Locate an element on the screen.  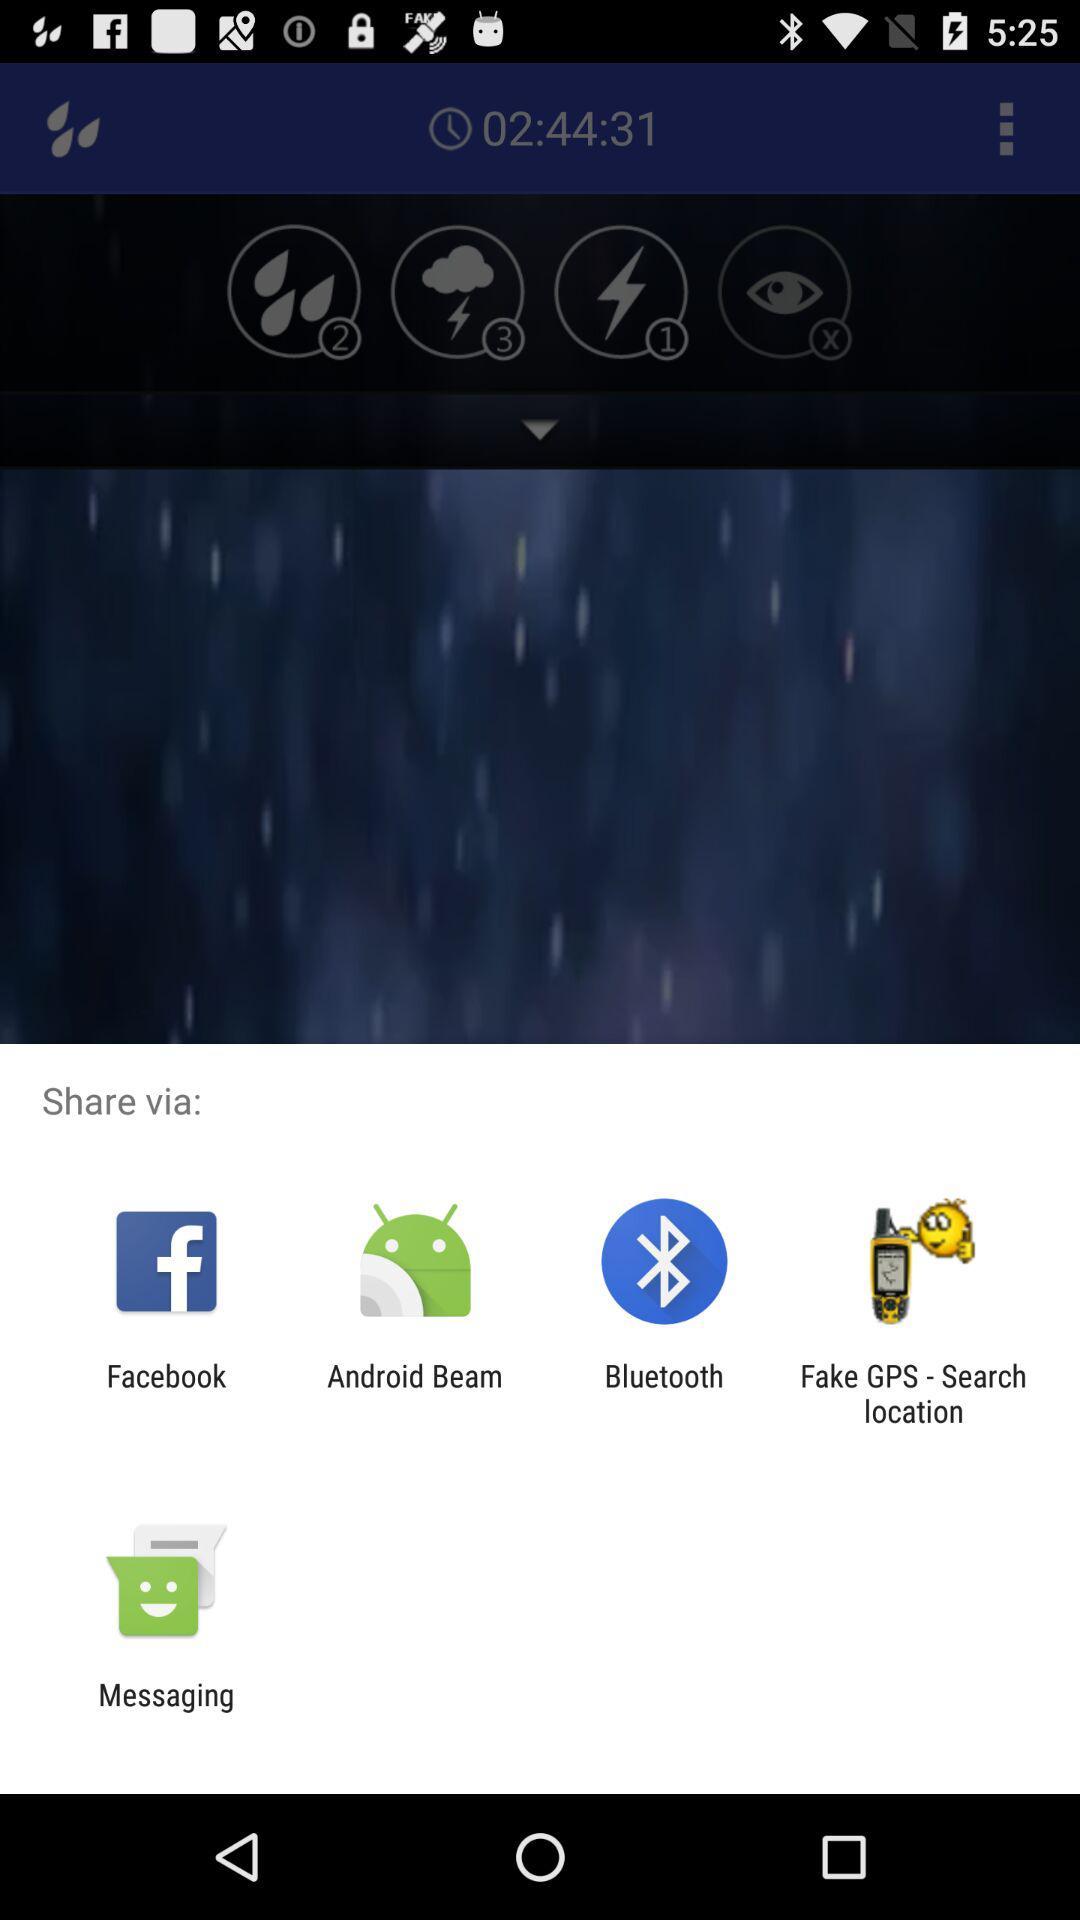
the app to the left of the android beam icon is located at coordinates (165, 1392).